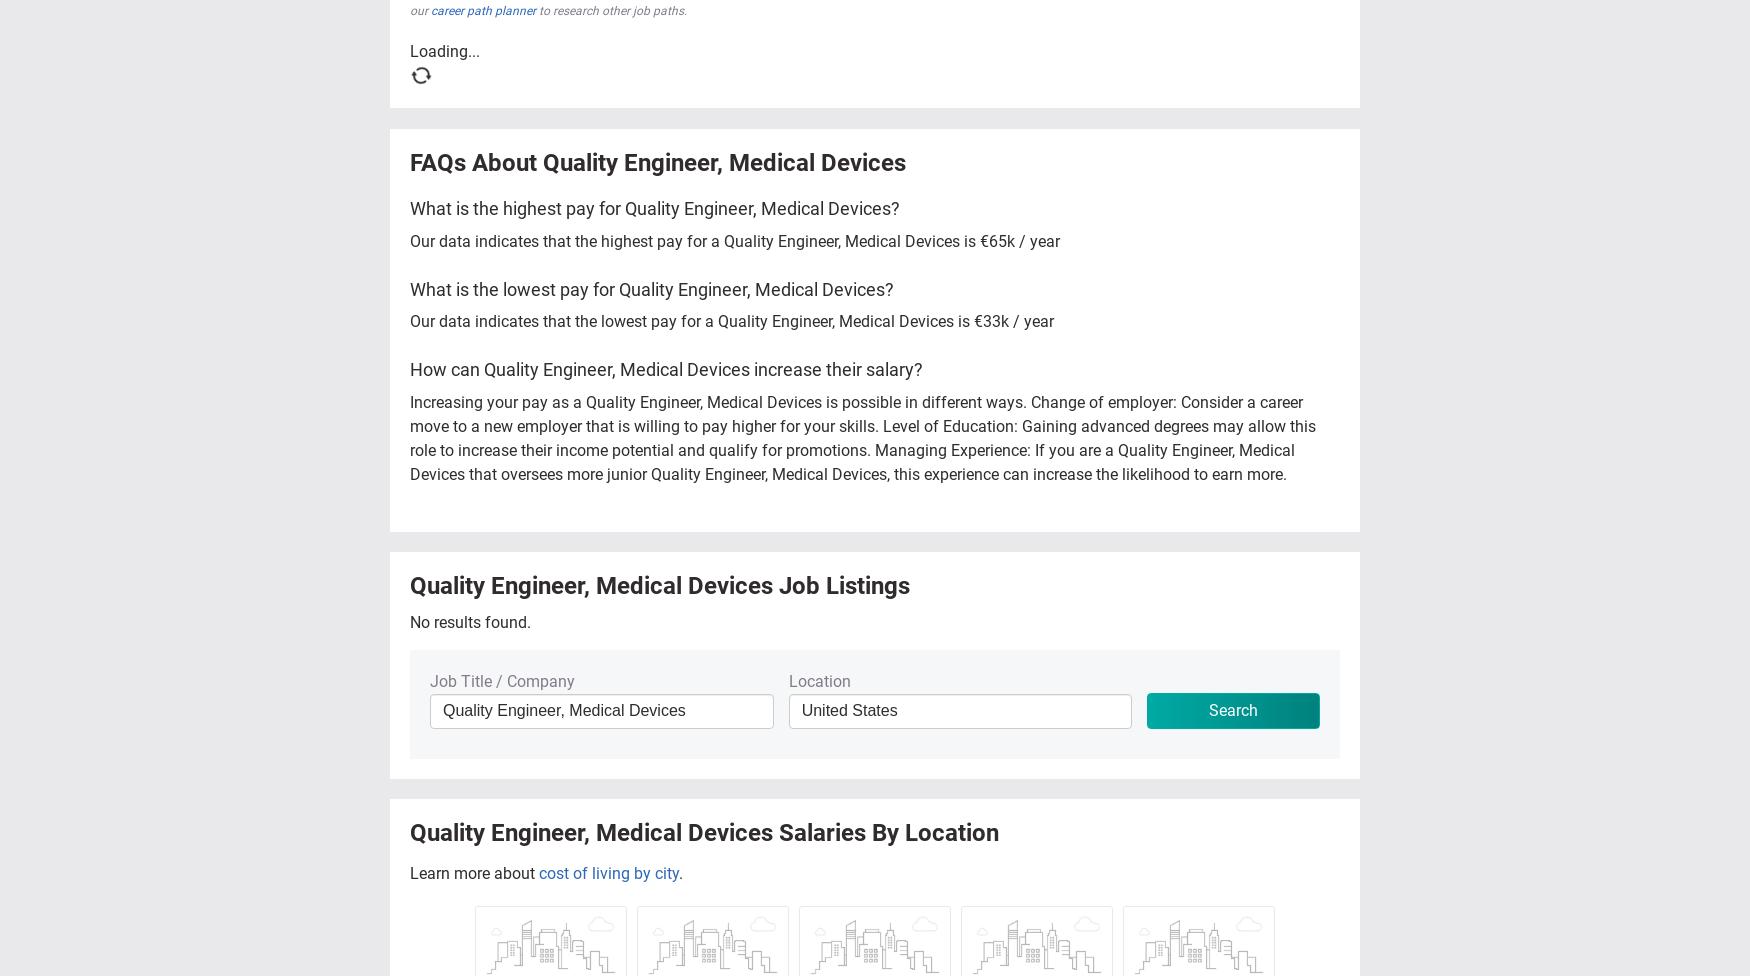  Describe the element at coordinates (445, 51) in the screenshot. I see `'Loading...'` at that location.